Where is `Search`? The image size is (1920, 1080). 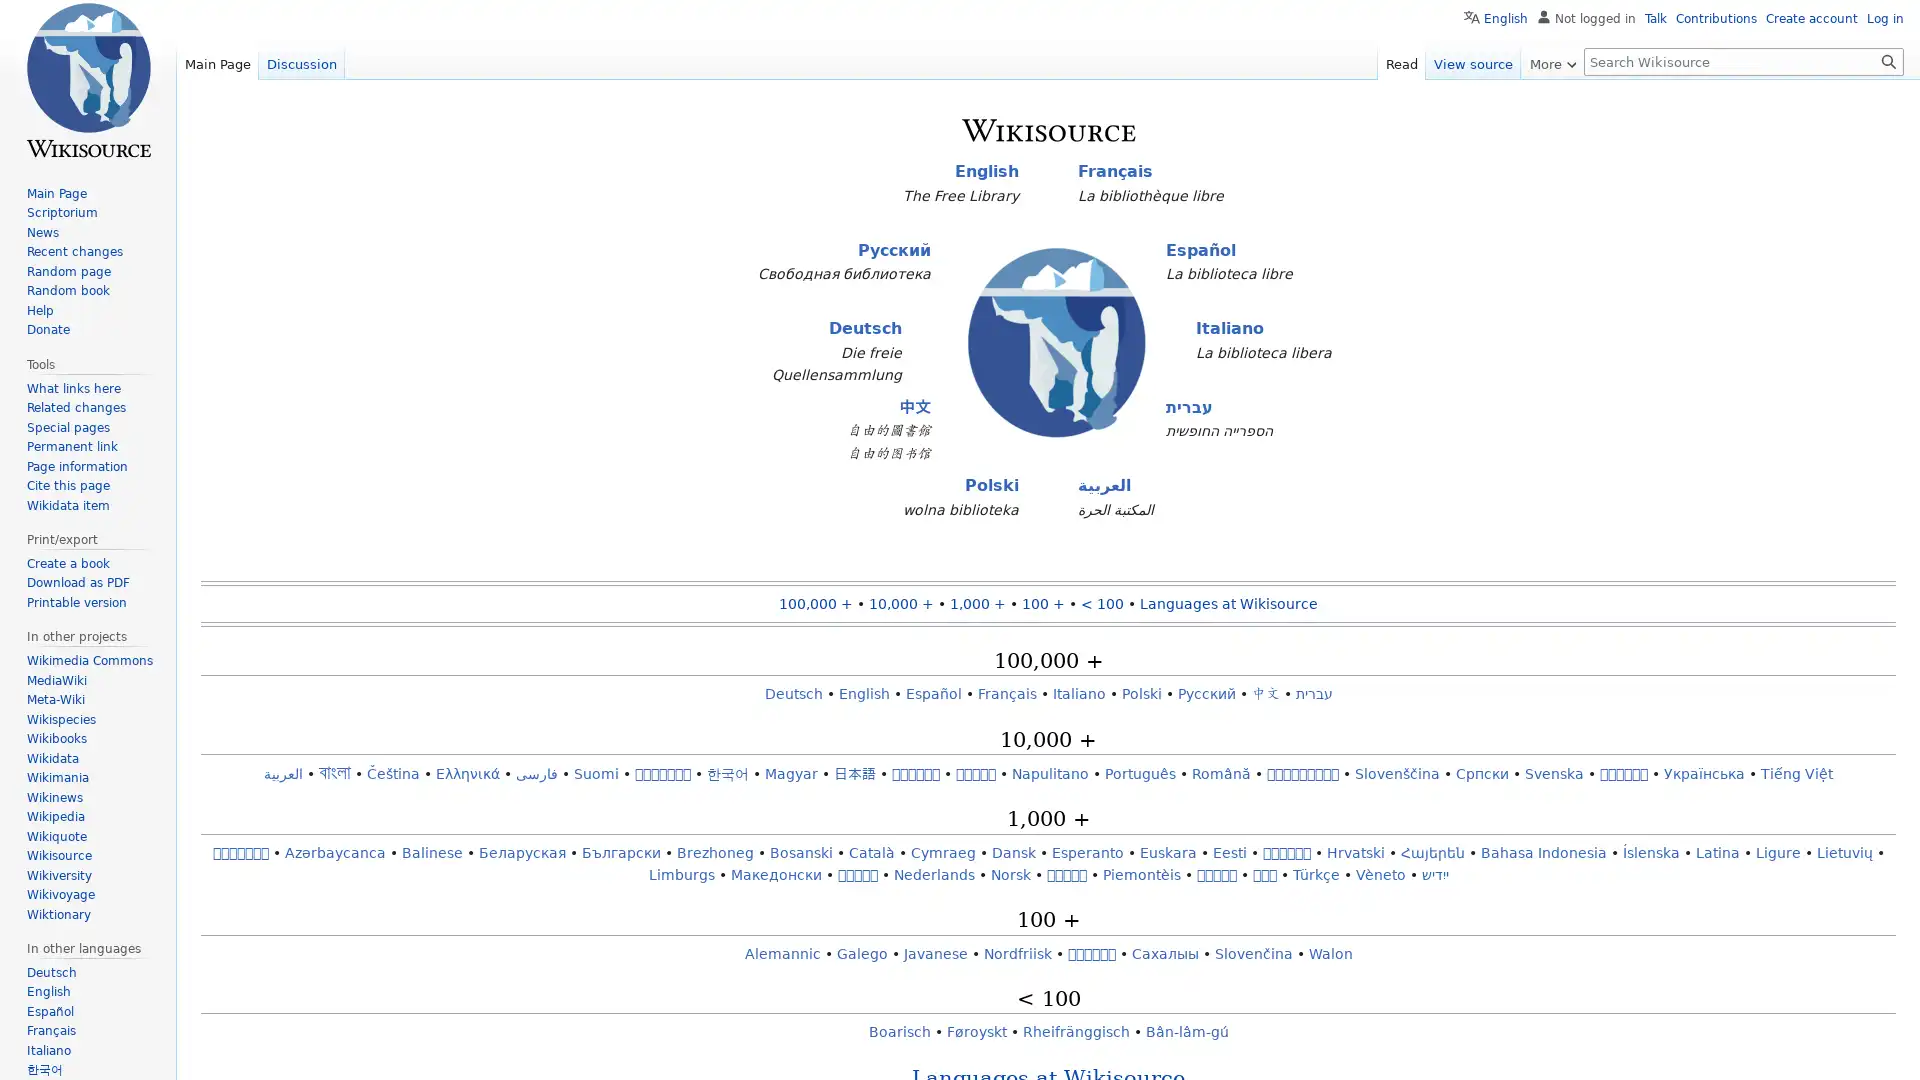
Search is located at coordinates (1888, 60).